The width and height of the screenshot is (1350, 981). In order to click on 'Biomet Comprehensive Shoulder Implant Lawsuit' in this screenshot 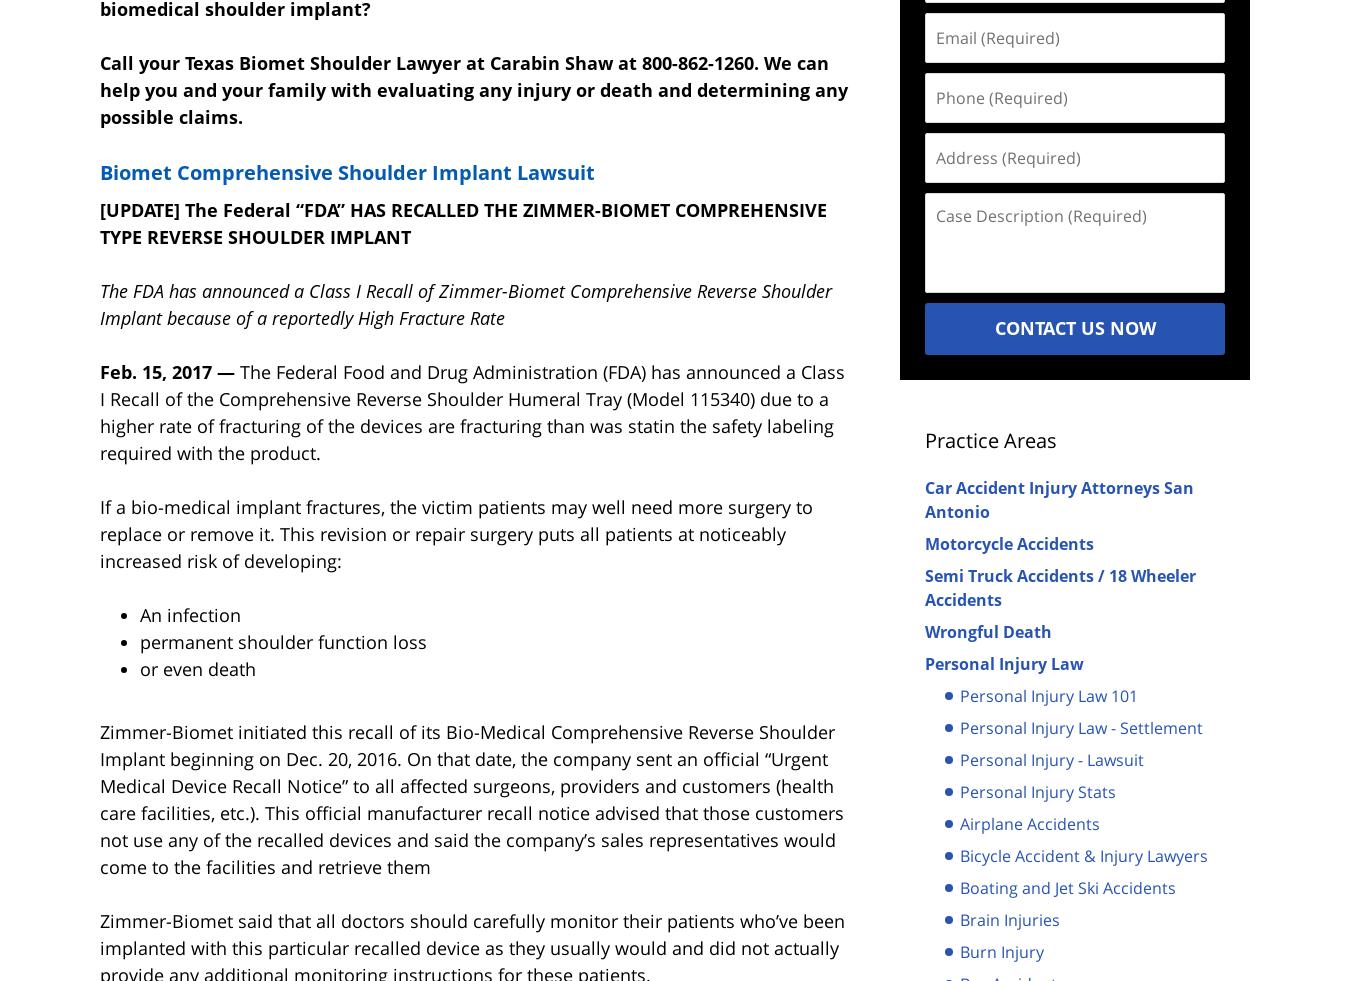, I will do `click(347, 170)`.